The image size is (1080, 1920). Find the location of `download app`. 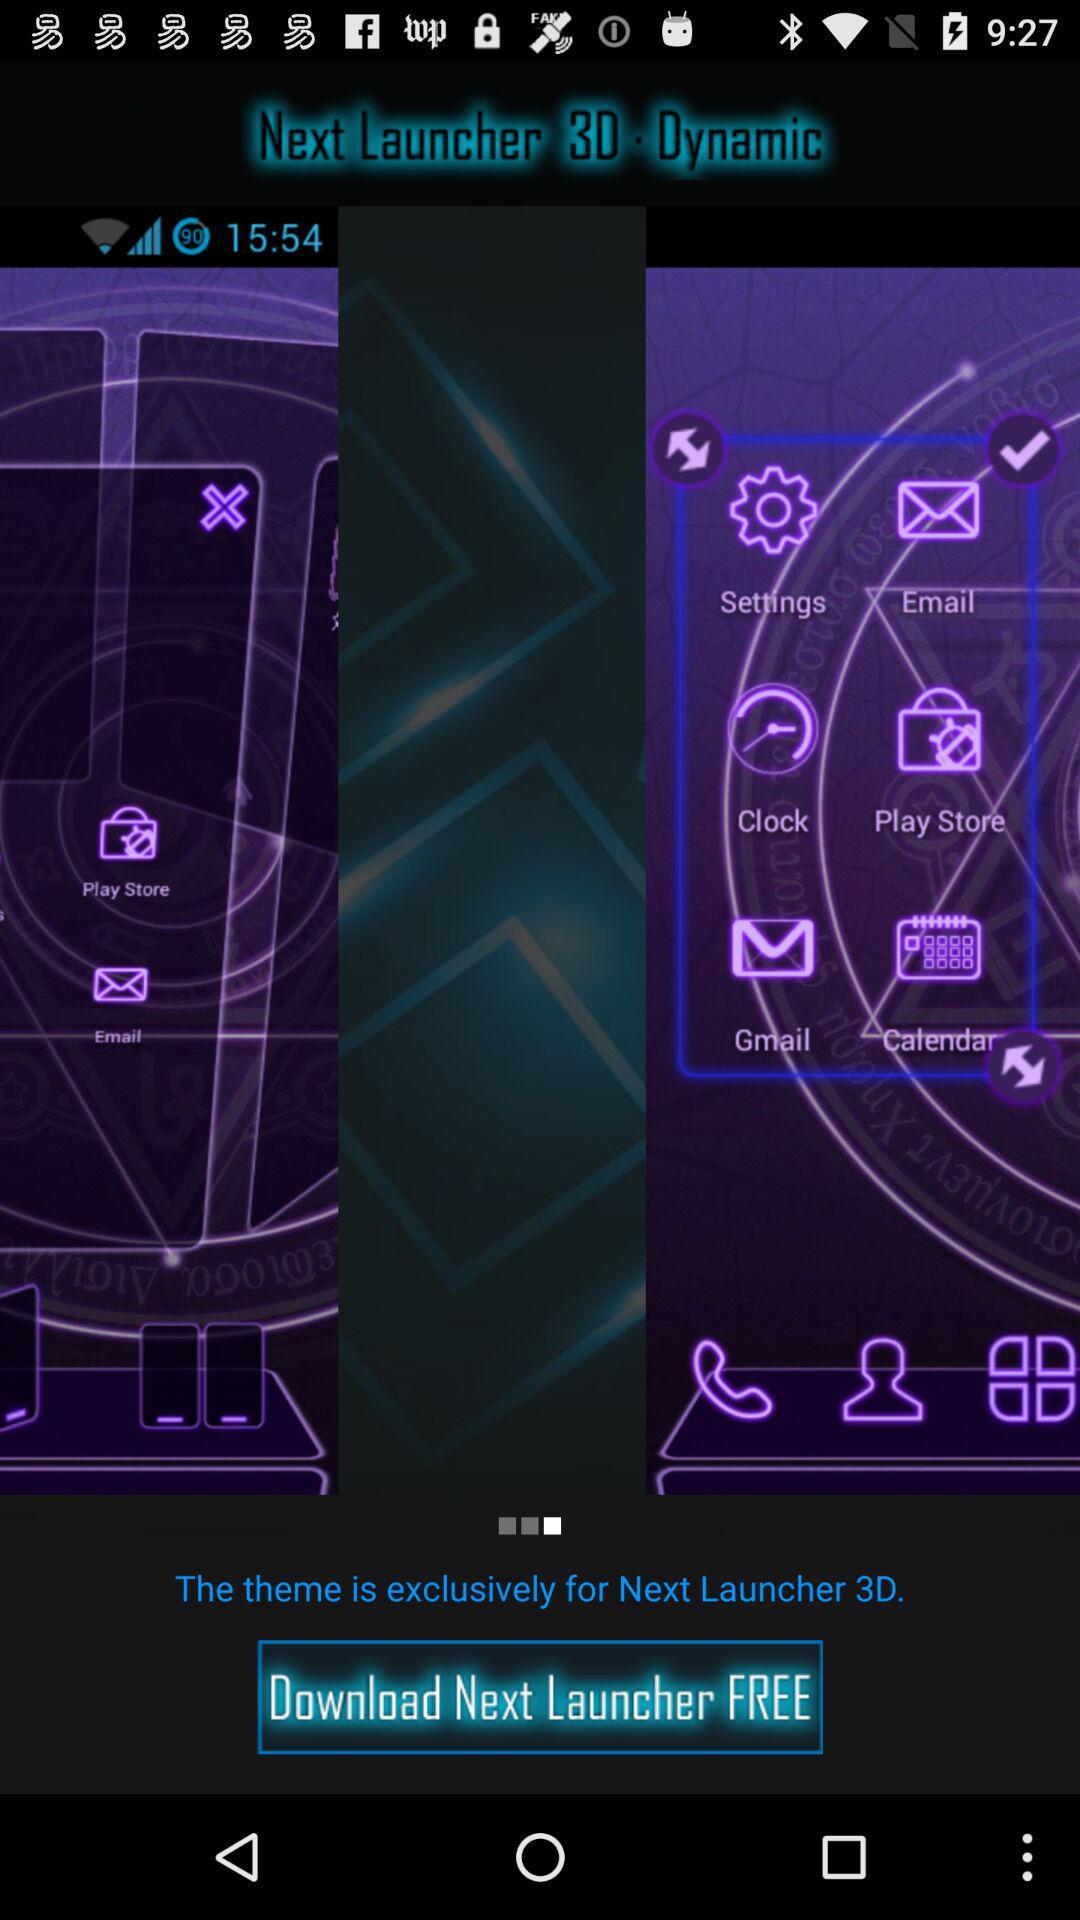

download app is located at coordinates (540, 1696).